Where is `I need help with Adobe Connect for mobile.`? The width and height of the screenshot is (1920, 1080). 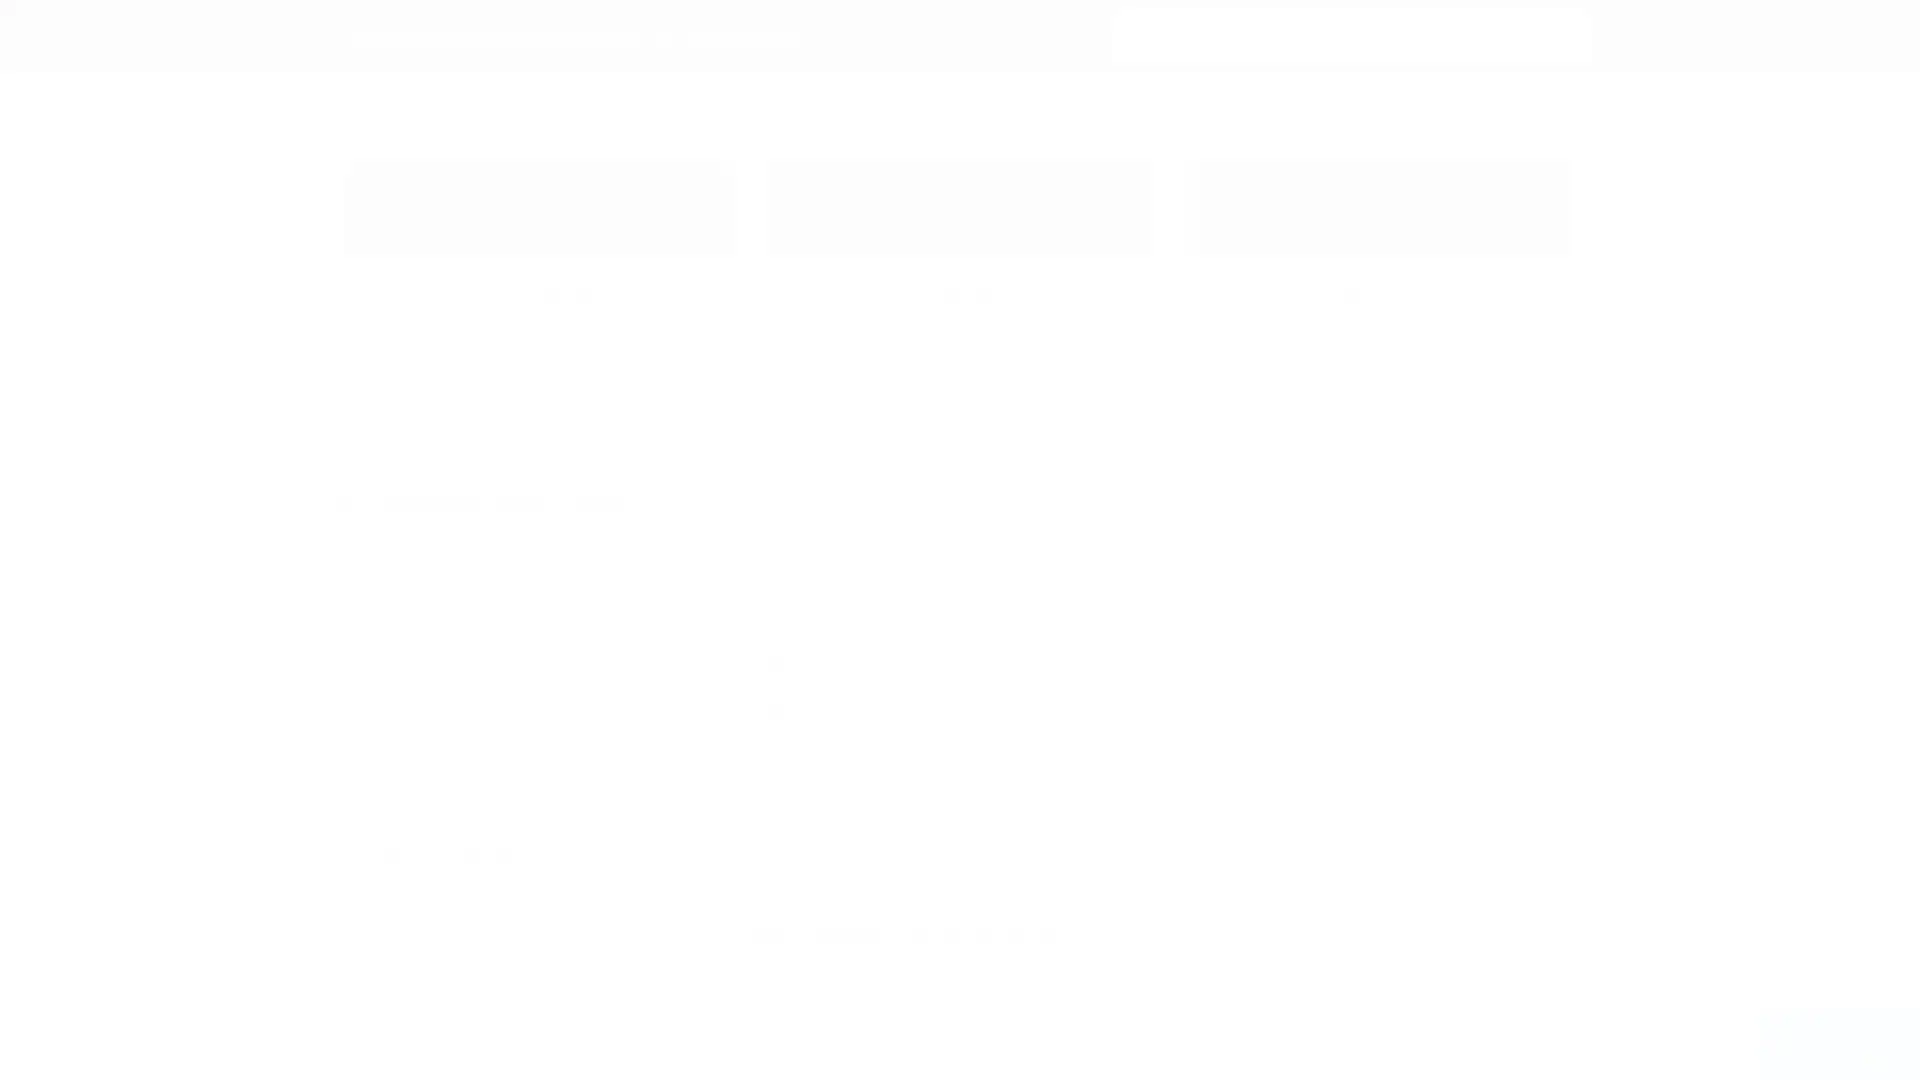
I need help with Adobe Connect for mobile. is located at coordinates (901, 580).